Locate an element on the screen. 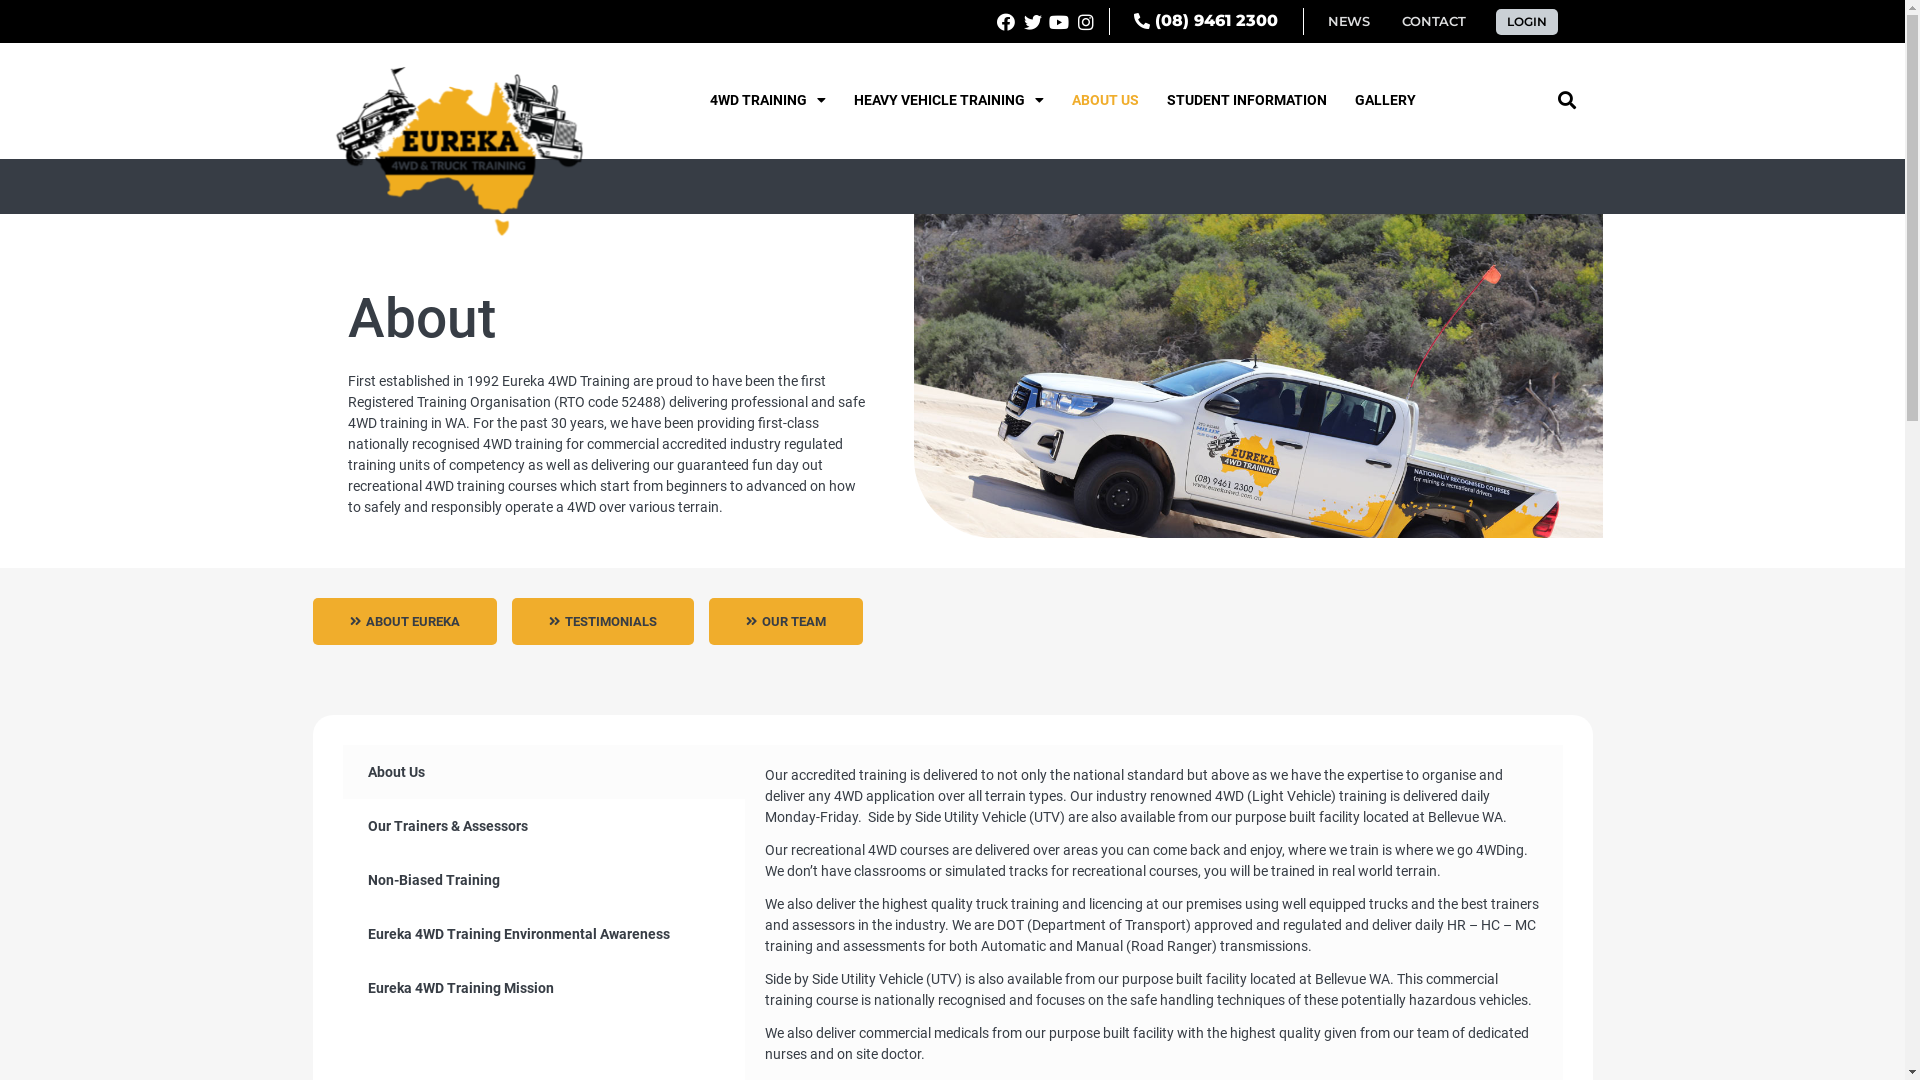  'NEWS' is located at coordinates (1348, 21).